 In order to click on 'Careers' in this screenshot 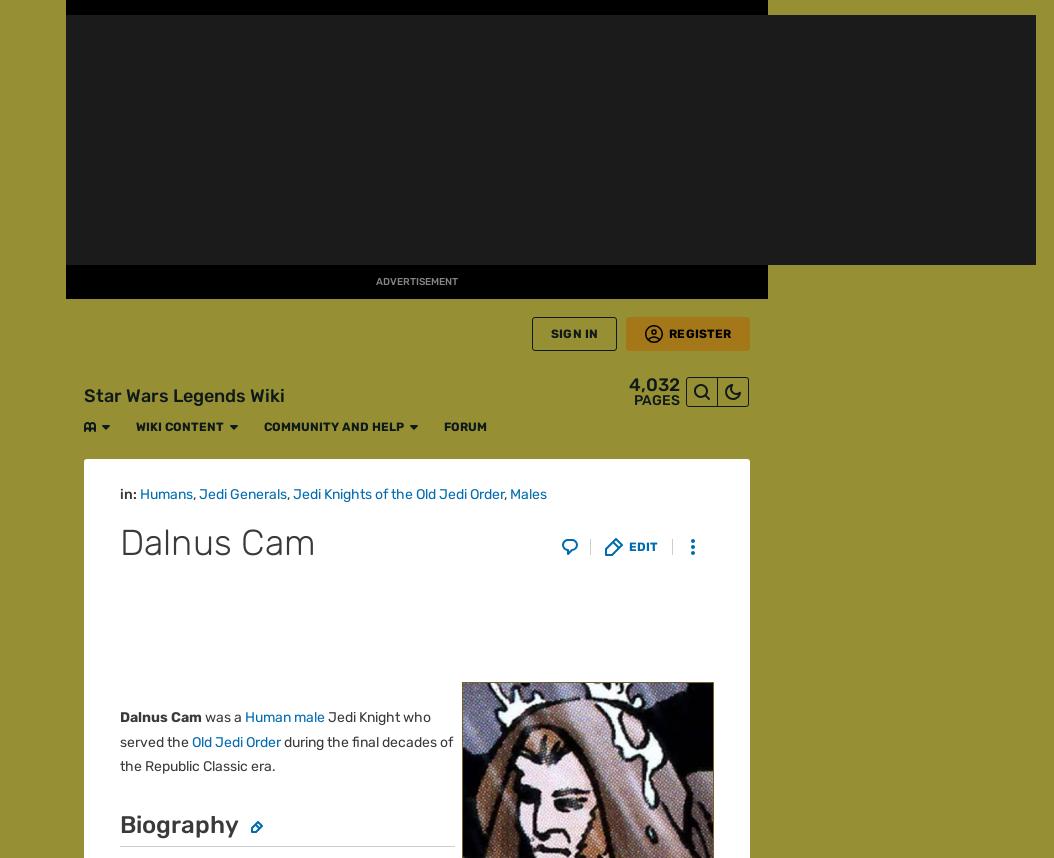, I will do `click(108, 796)`.